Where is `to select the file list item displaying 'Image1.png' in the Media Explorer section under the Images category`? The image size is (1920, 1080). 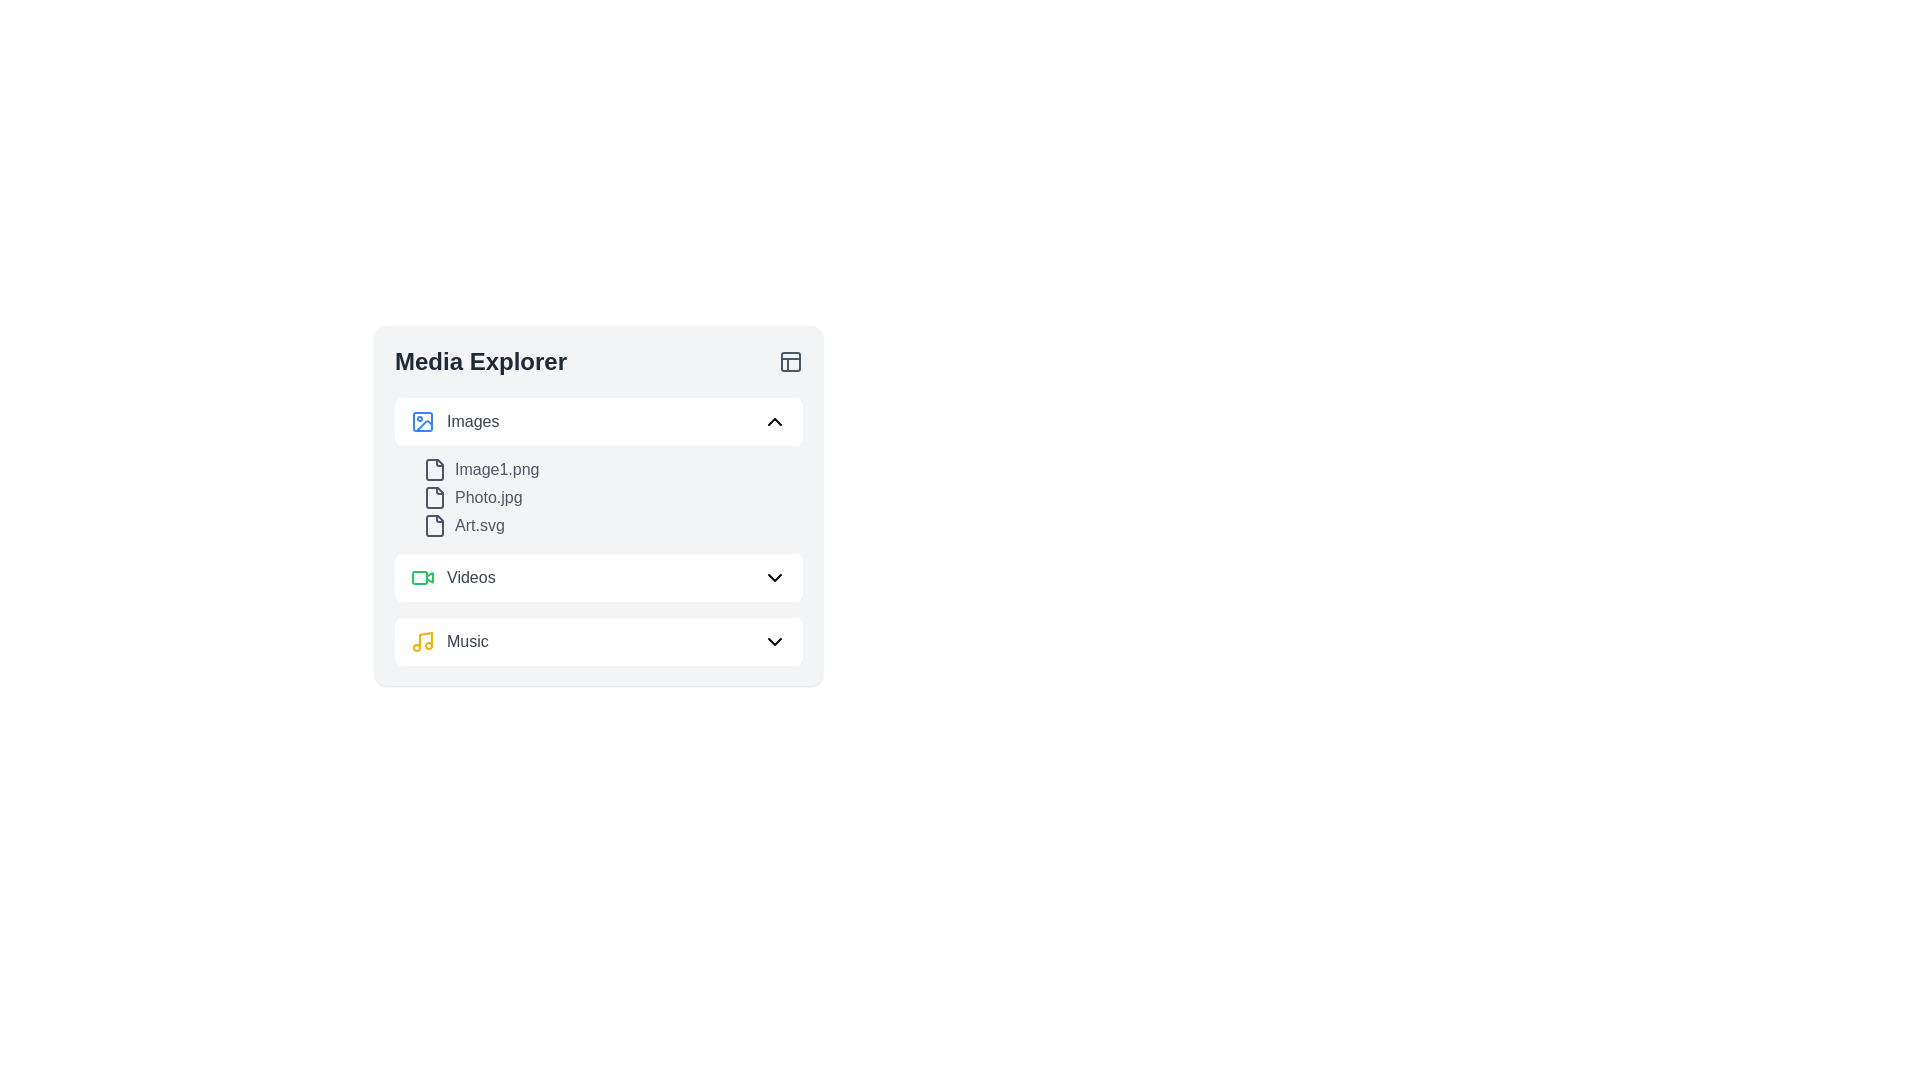
to select the file list item displaying 'Image1.png' in the Media Explorer section under the Images category is located at coordinates (612, 470).